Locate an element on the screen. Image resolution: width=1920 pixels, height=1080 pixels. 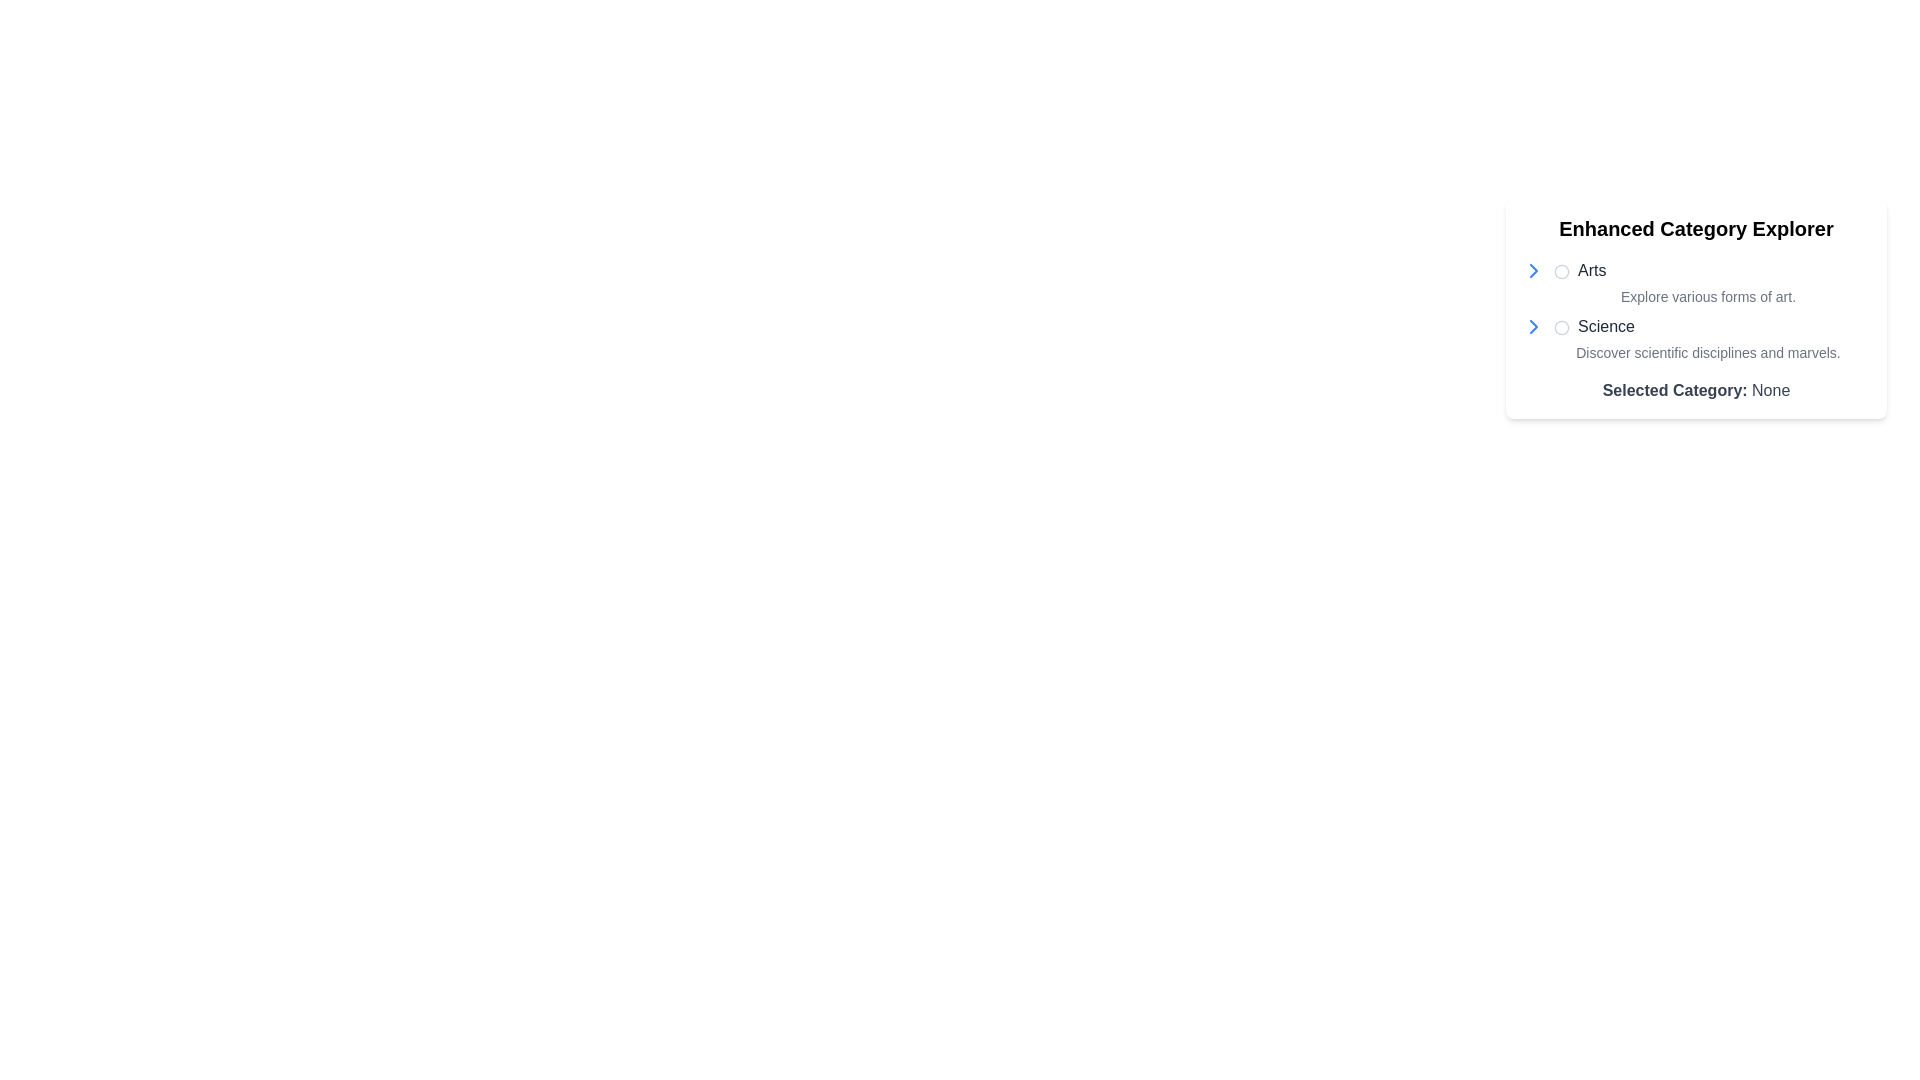
the circular checkbox icon for the 'Science' category is located at coordinates (1560, 326).